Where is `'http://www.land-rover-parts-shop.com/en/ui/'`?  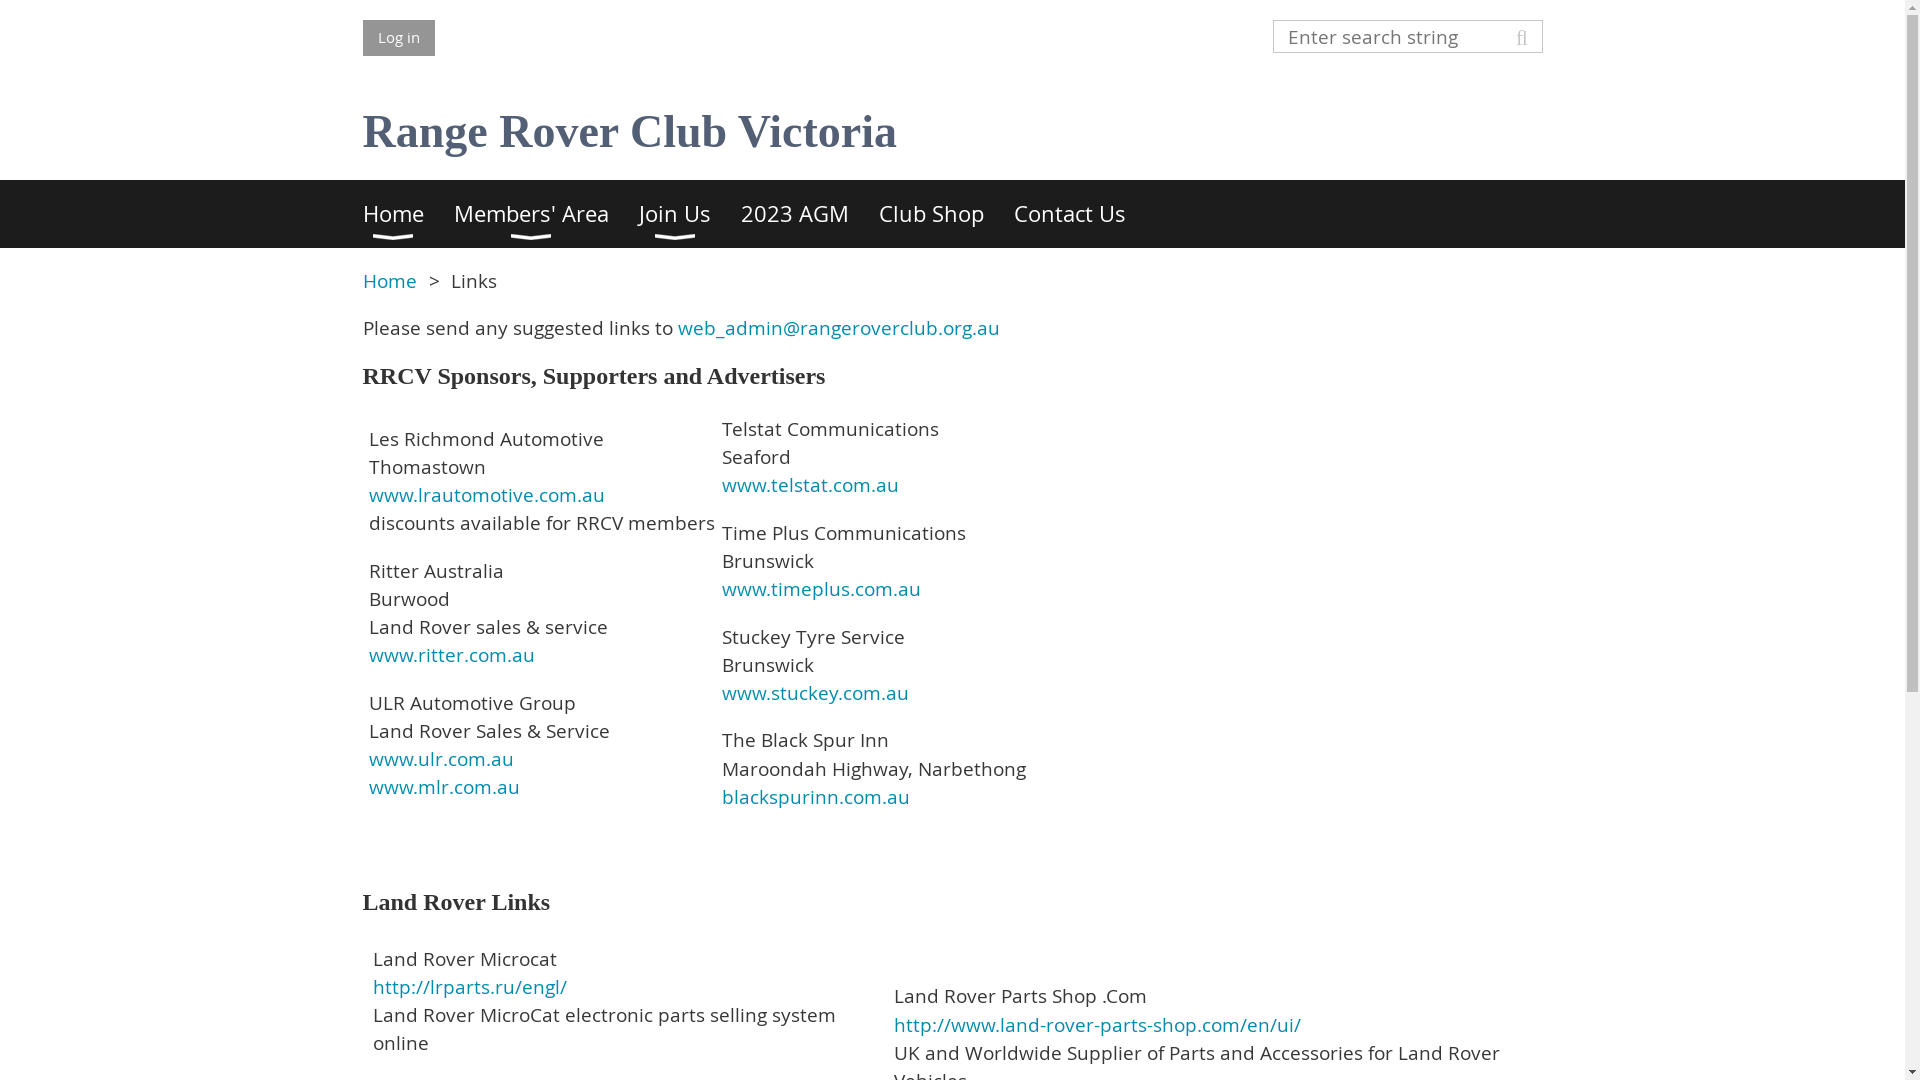
'http://www.land-rover-parts-shop.com/en/ui/' is located at coordinates (1096, 1025).